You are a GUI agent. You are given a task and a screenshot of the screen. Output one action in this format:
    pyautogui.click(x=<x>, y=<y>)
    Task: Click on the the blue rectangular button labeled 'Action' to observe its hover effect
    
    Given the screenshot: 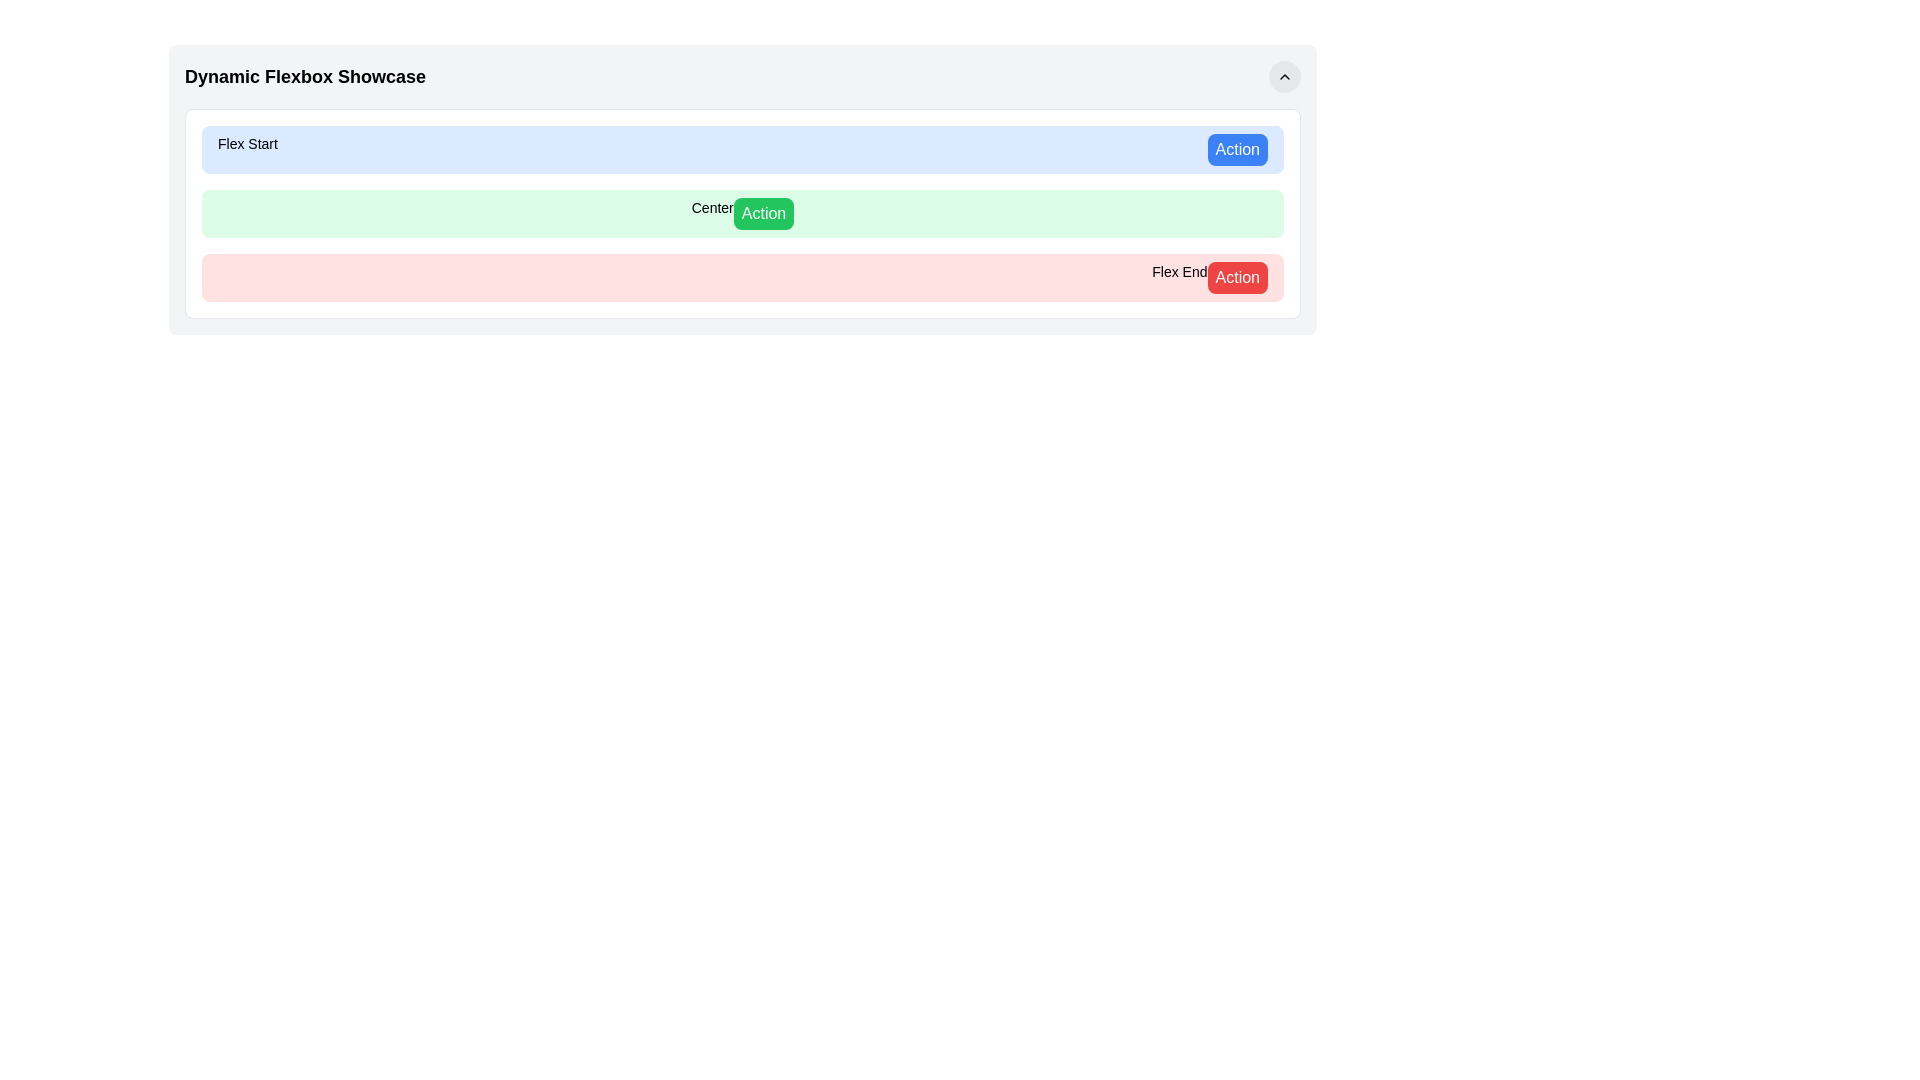 What is the action you would take?
    pyautogui.click(x=1236, y=149)
    